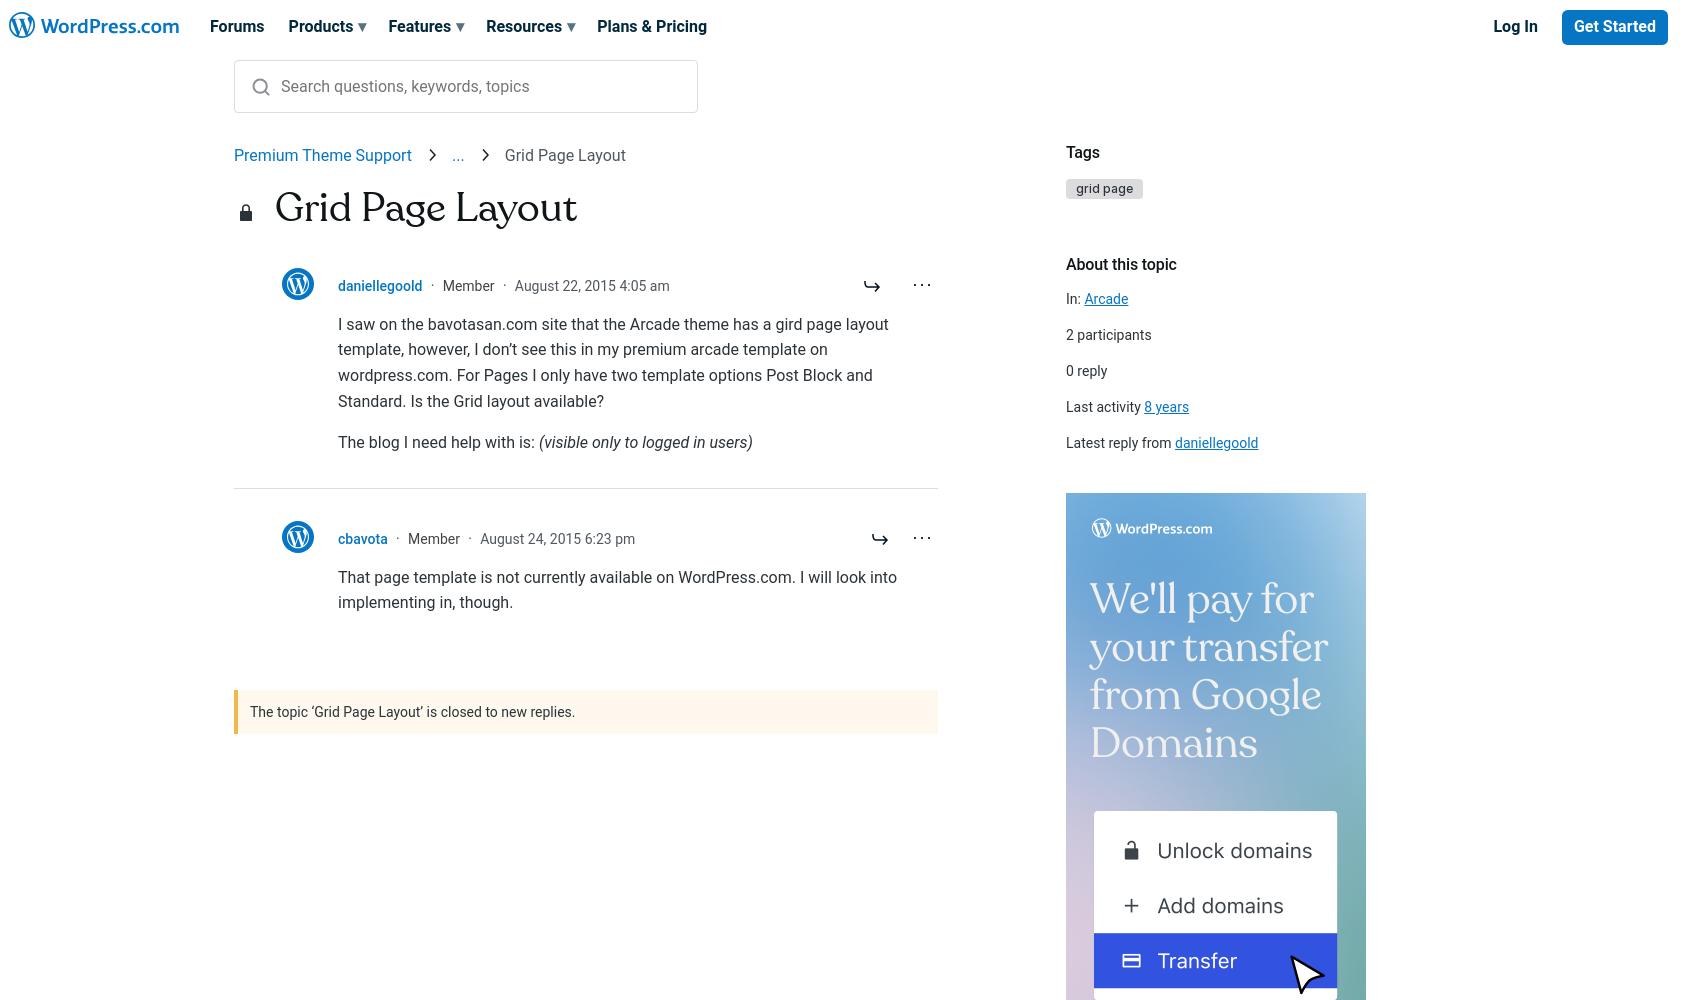 Image resolution: width=1692 pixels, height=1000 pixels. Describe the element at coordinates (1074, 299) in the screenshot. I see `'In:'` at that location.